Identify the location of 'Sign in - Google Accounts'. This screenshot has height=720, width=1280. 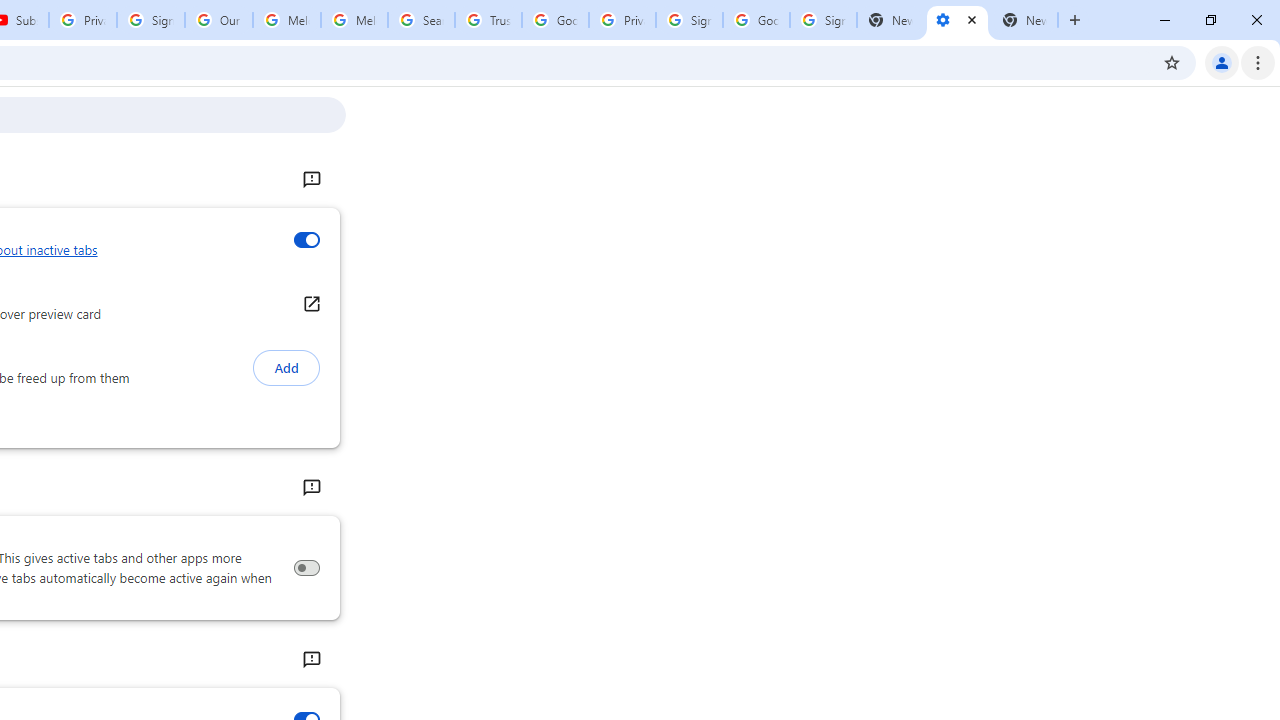
(689, 20).